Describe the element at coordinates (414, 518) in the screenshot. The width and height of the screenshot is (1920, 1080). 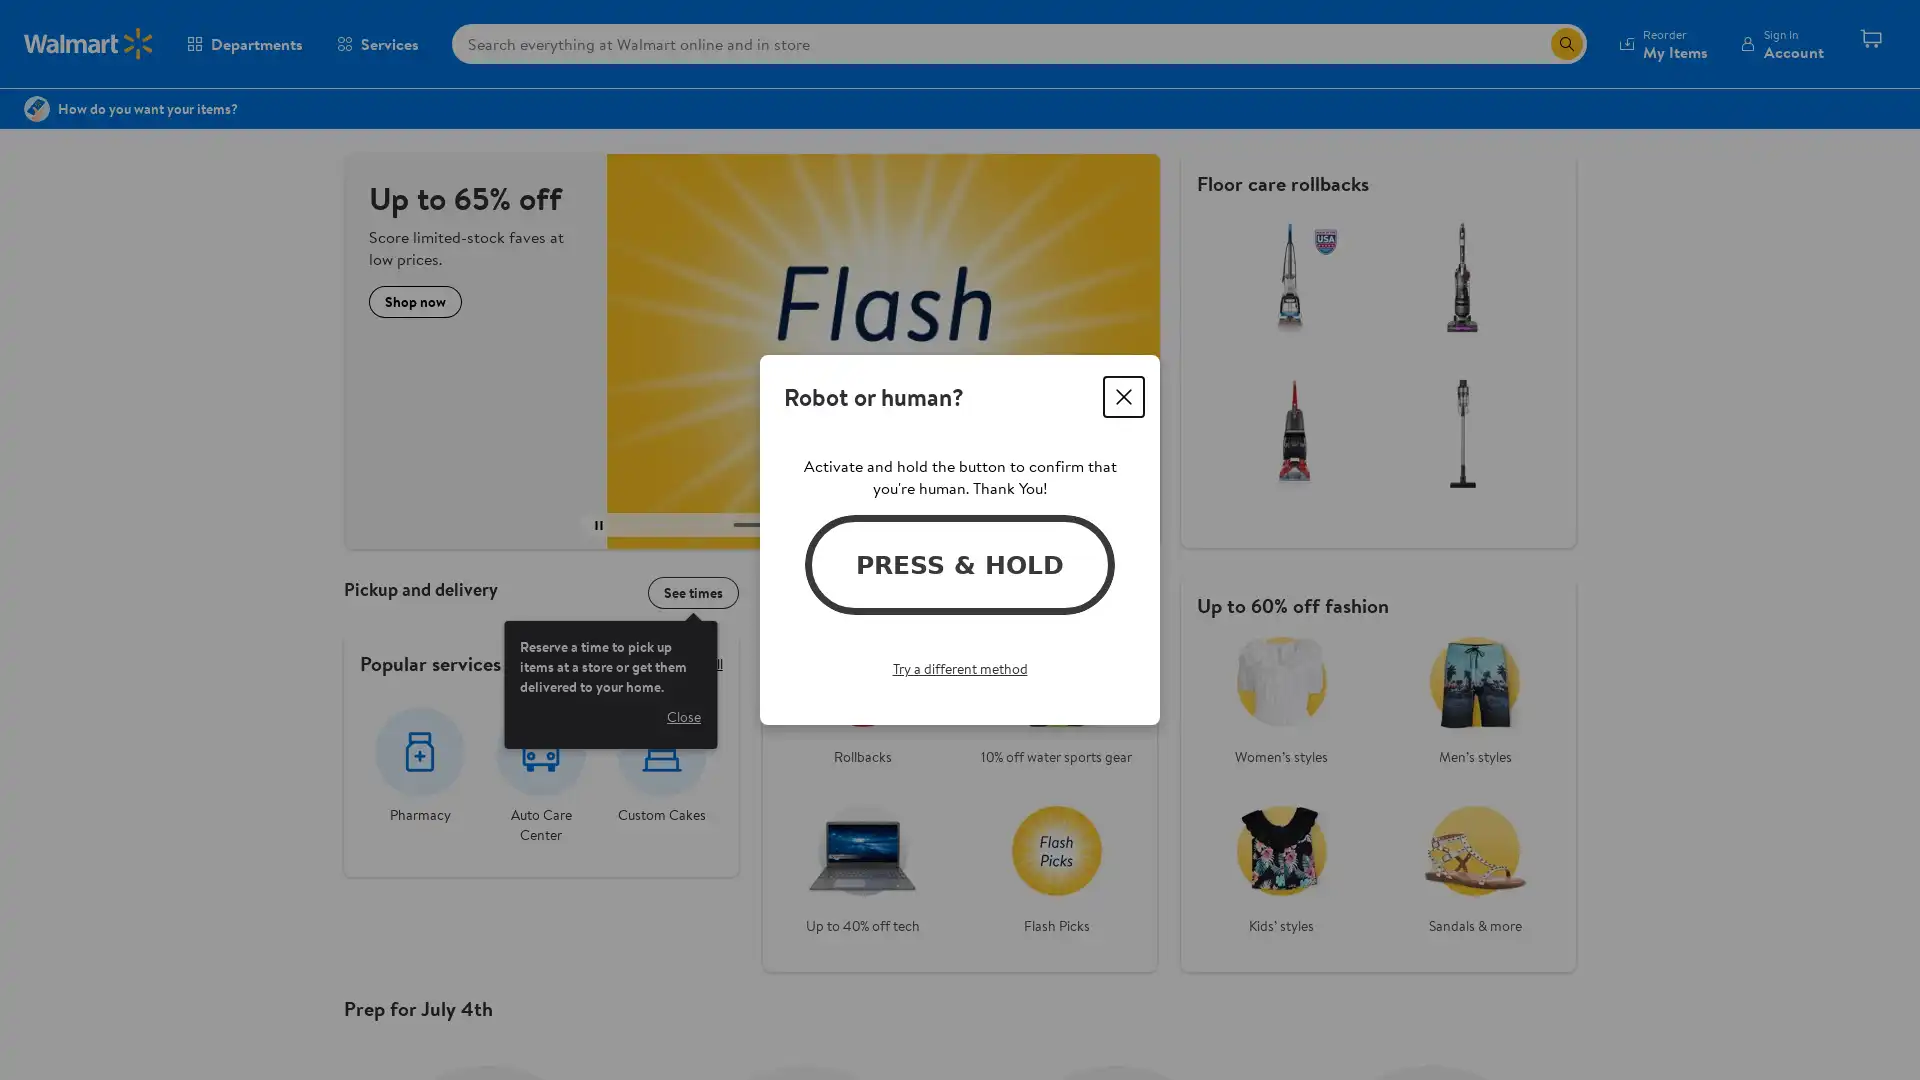
I see `*Important details` at that location.